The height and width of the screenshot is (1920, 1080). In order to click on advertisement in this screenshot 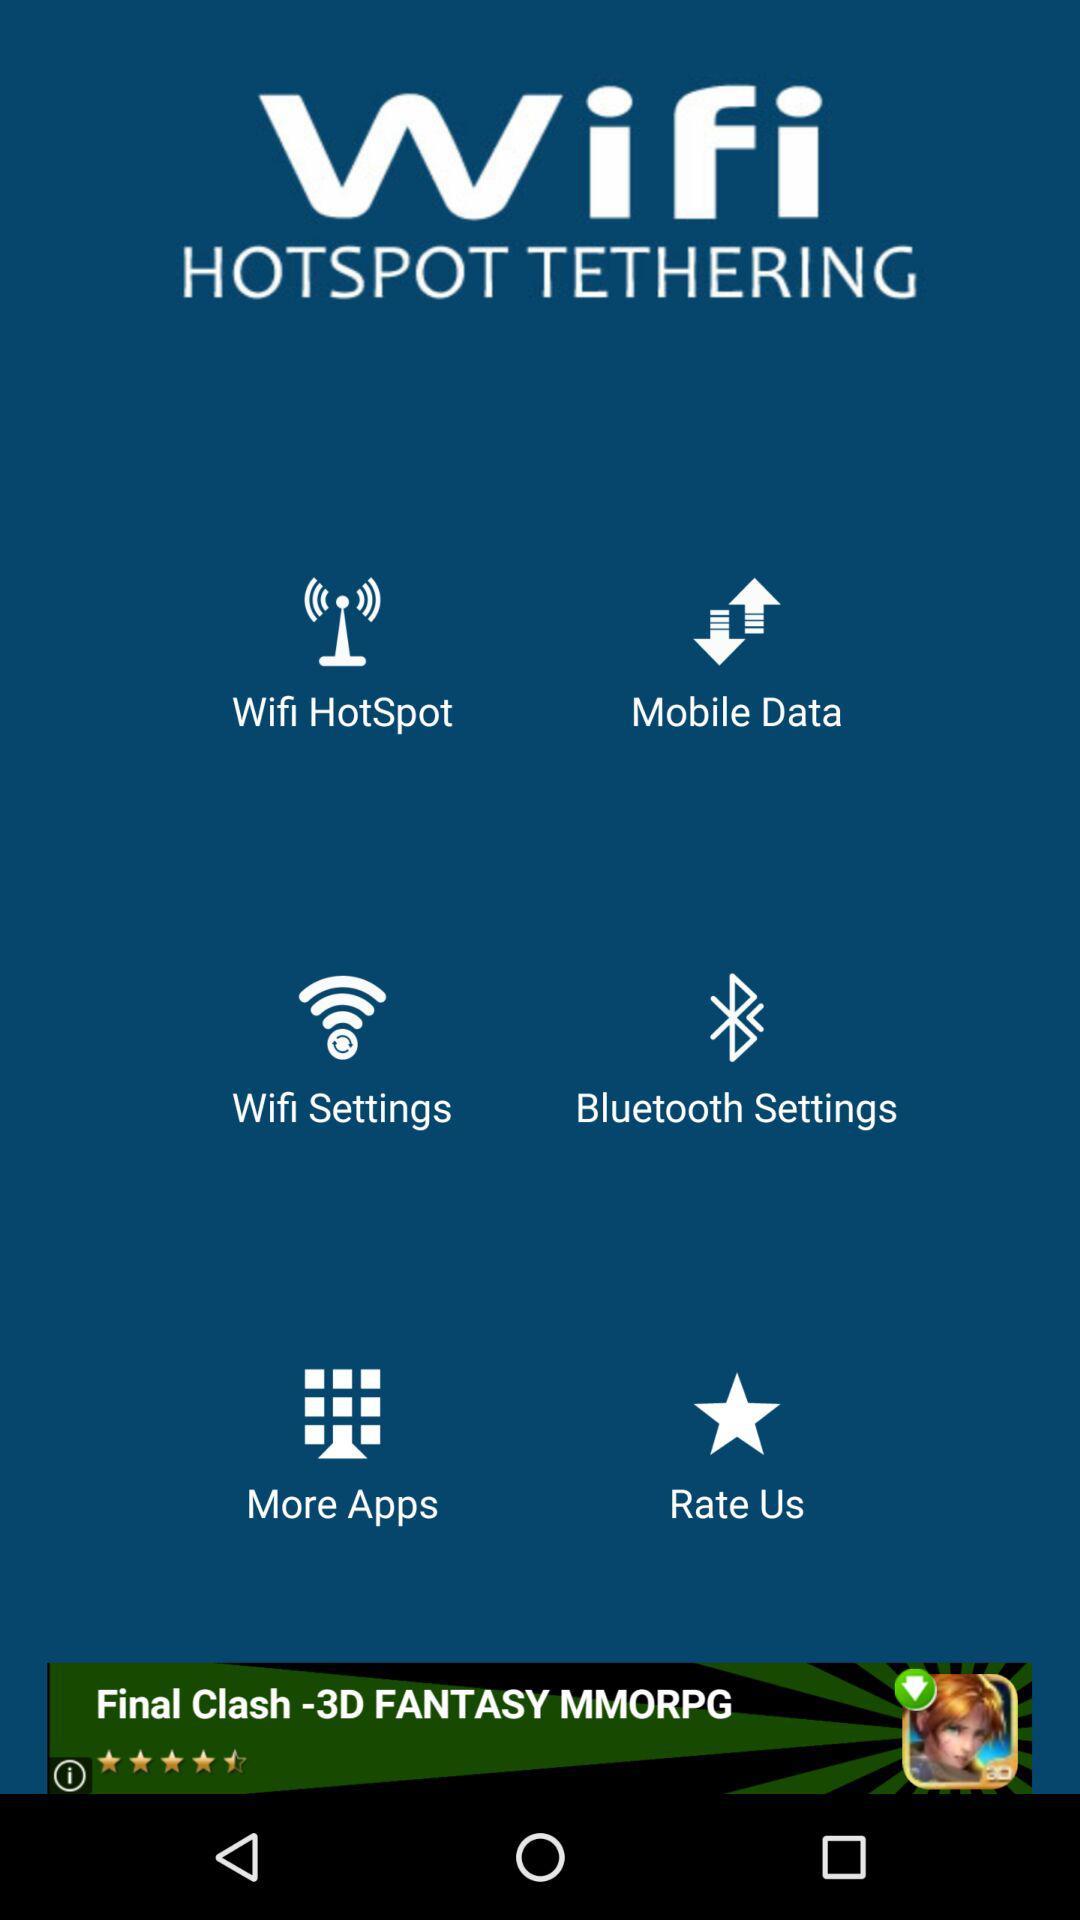, I will do `click(538, 1727)`.